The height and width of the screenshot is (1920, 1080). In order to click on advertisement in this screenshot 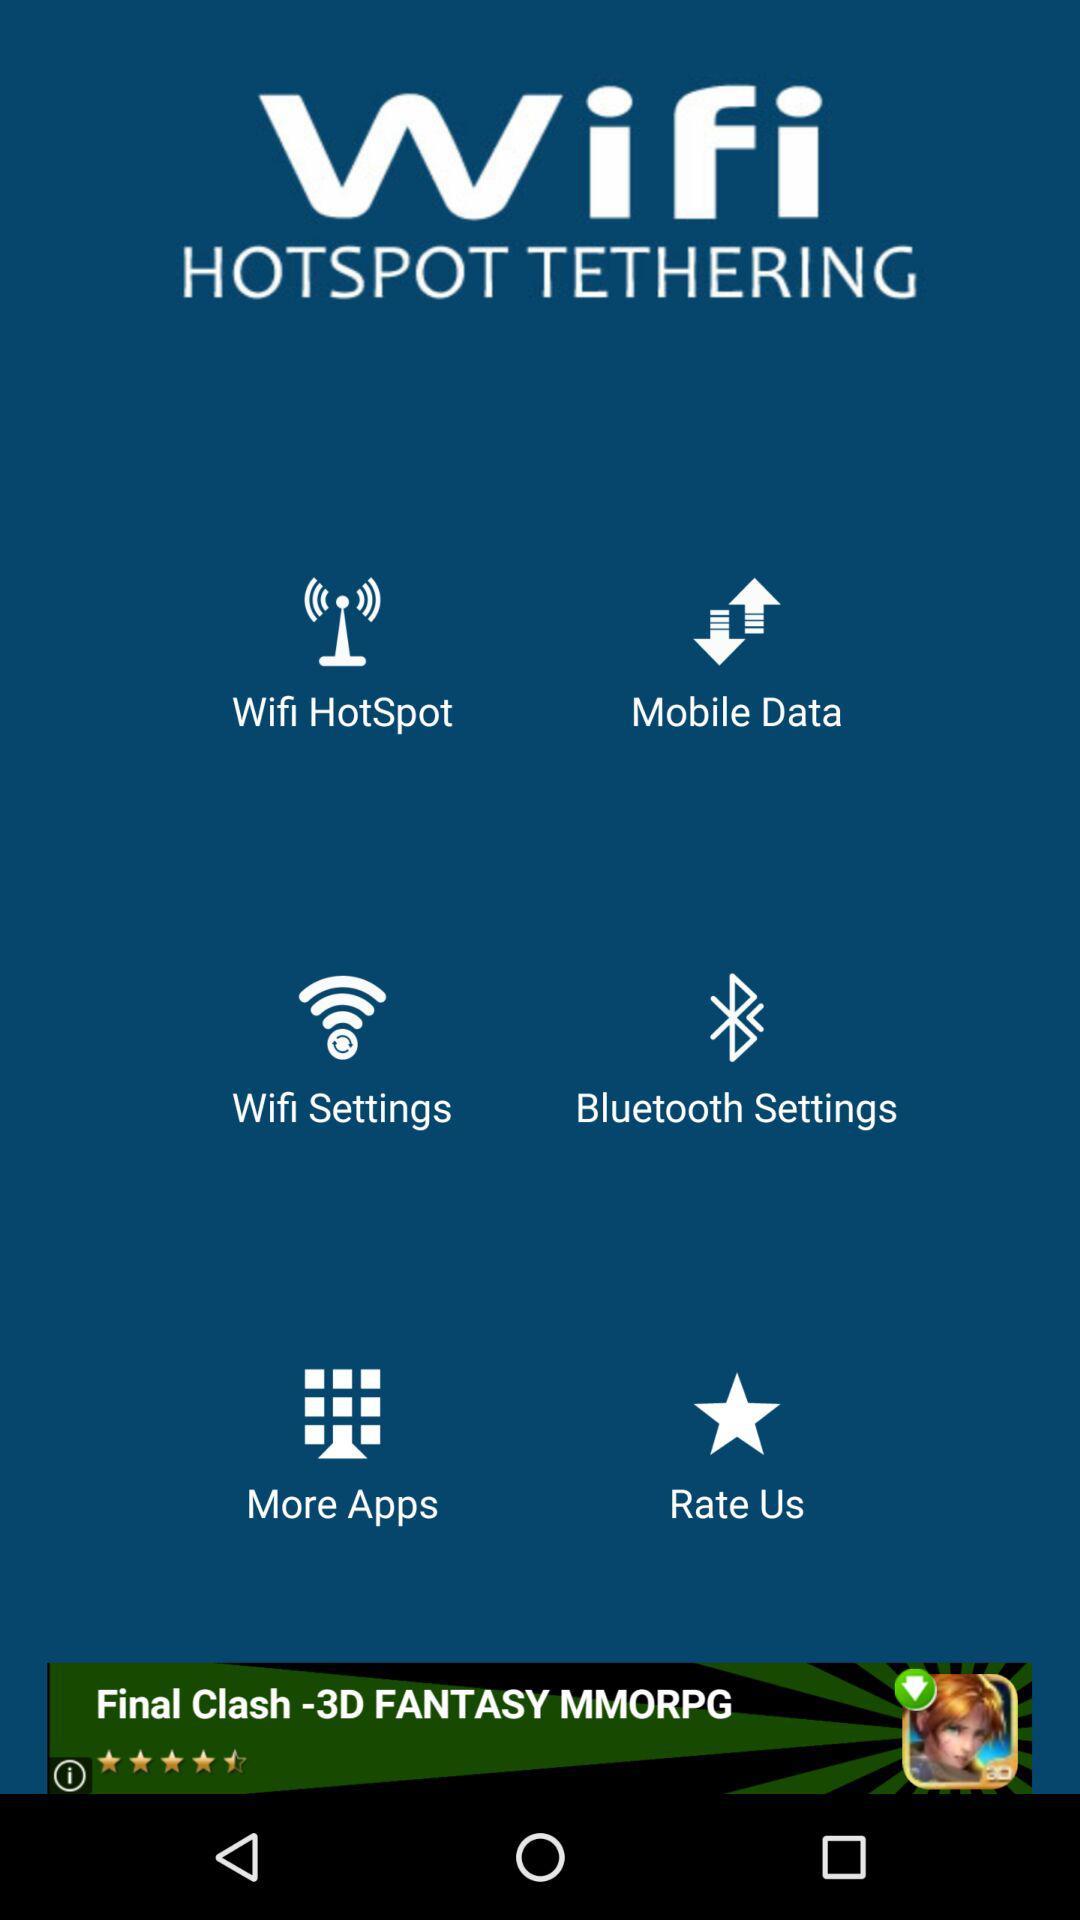, I will do `click(538, 1727)`.